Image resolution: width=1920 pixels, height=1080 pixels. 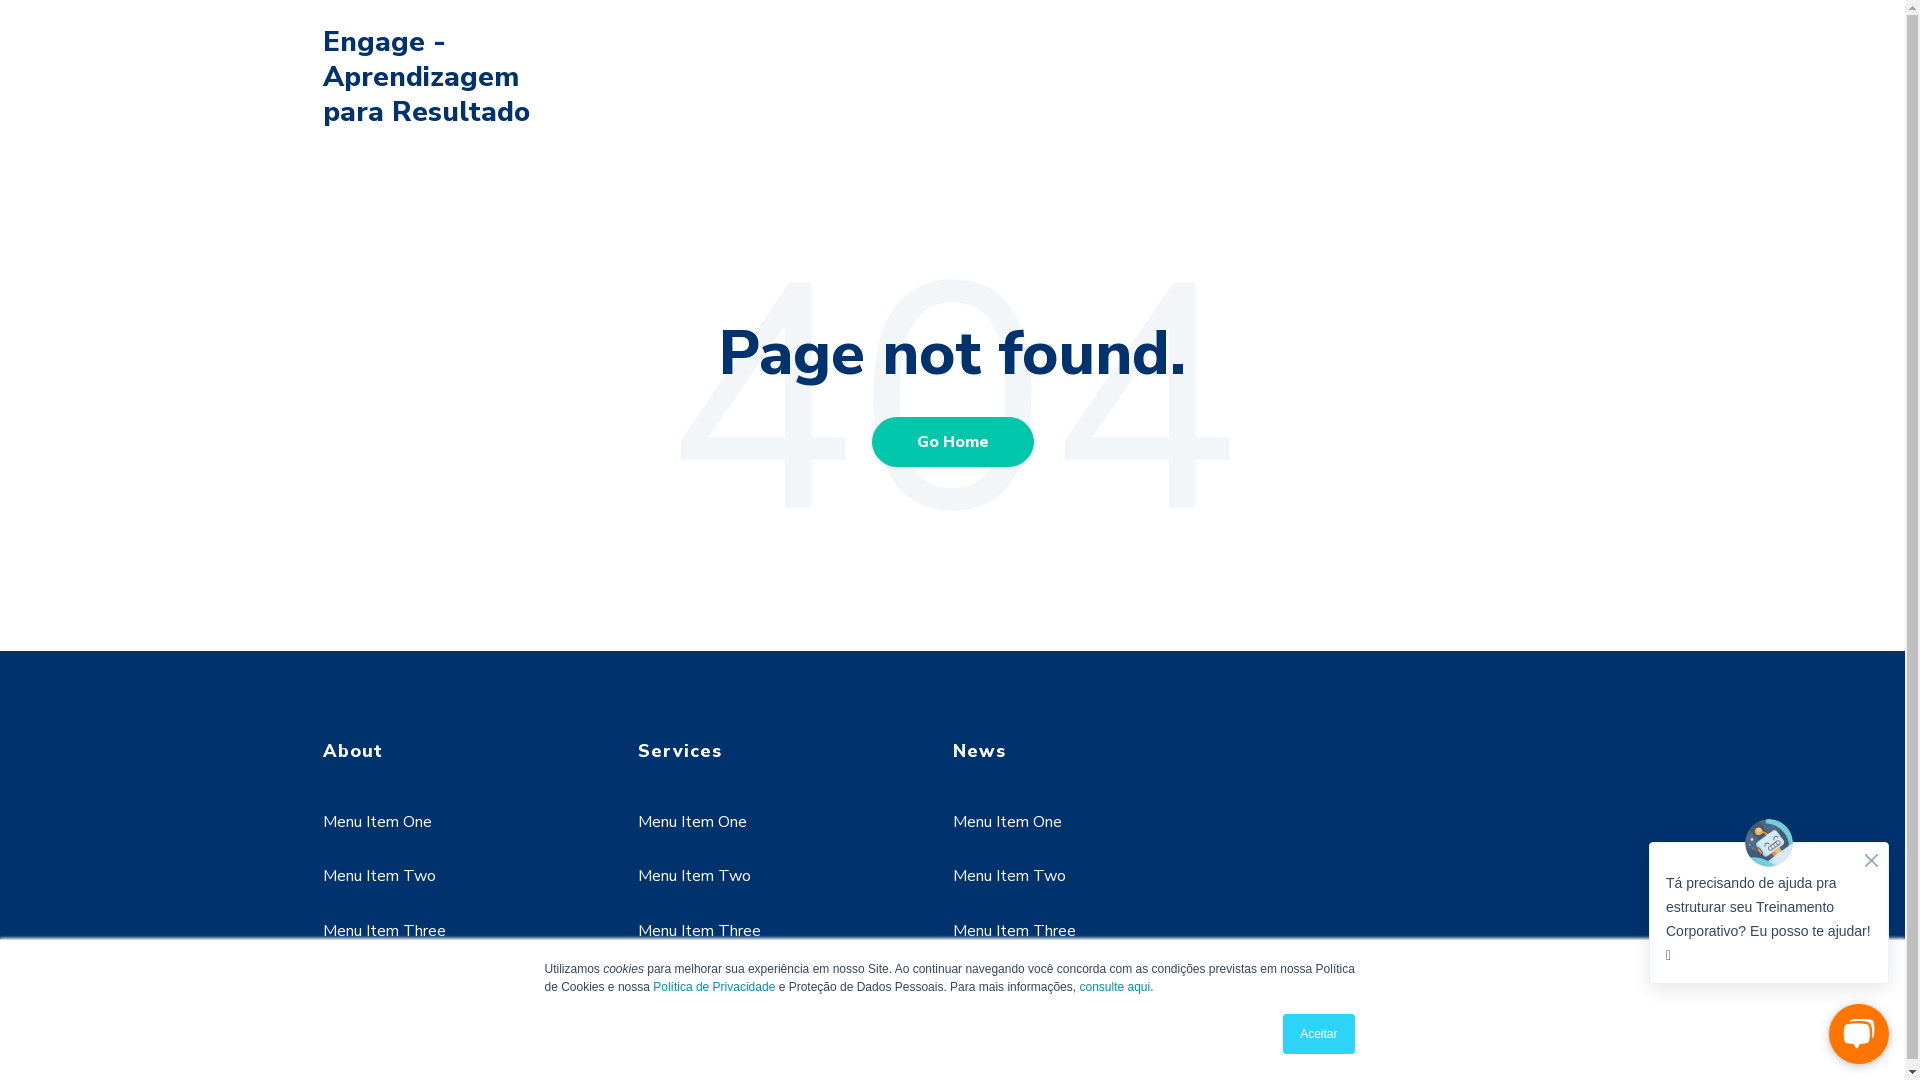 I want to click on 'Menu Item Three', so click(x=950, y=930).